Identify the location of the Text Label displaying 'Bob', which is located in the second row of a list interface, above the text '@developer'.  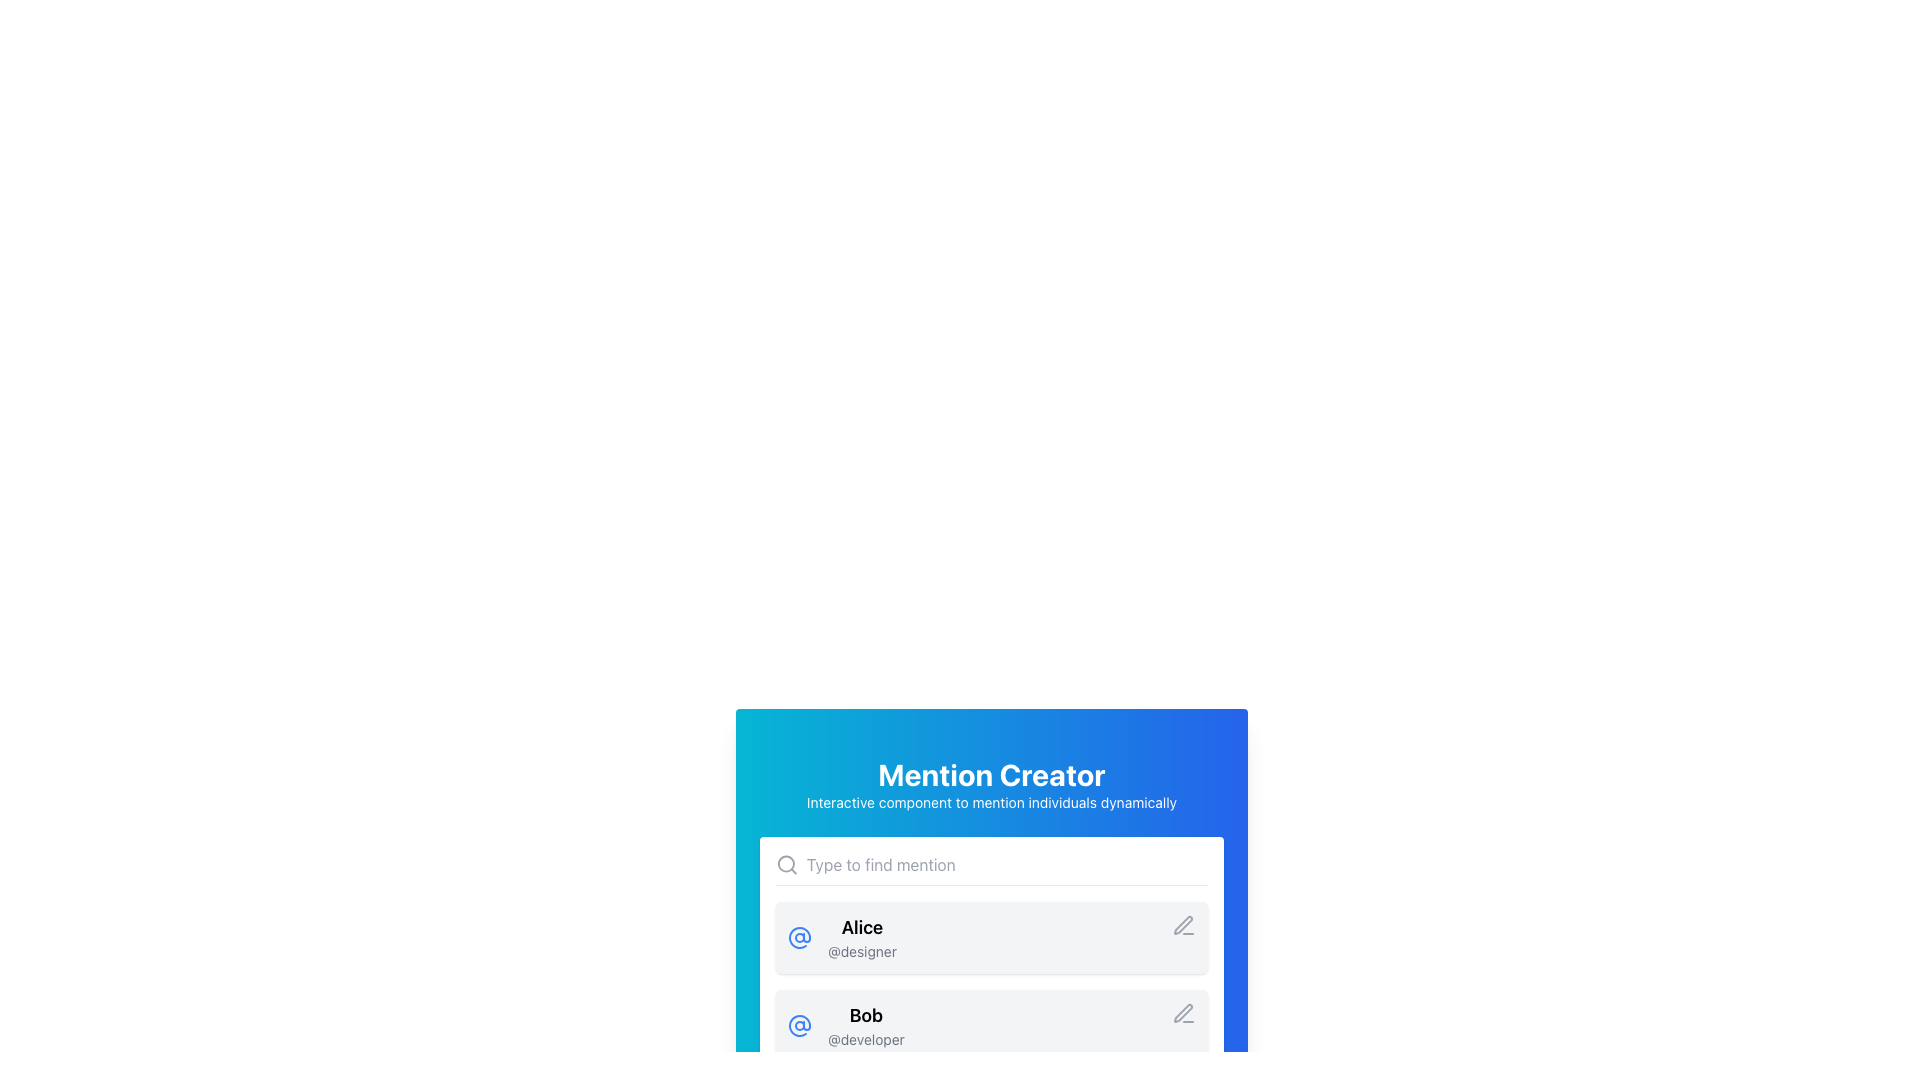
(866, 1015).